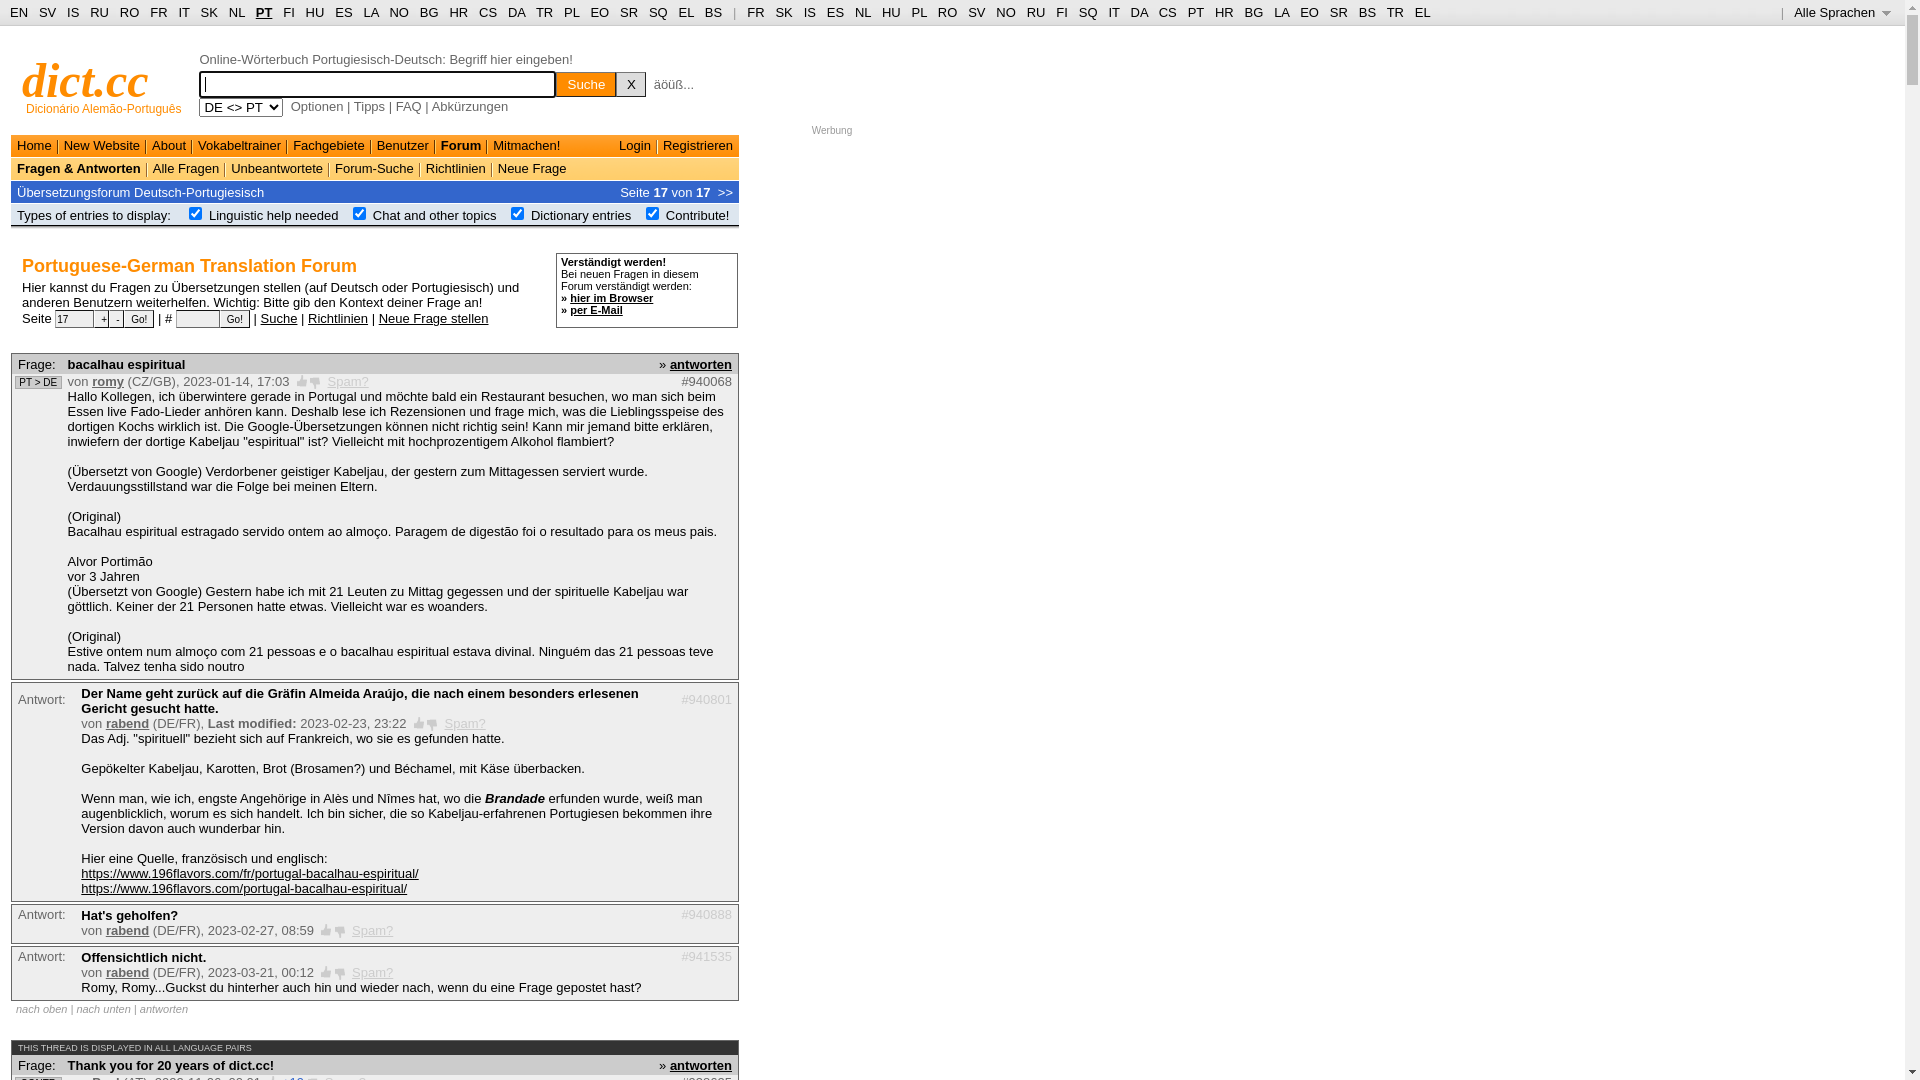 This screenshot has width=1920, height=1080. I want to click on 'NL', so click(863, 12).